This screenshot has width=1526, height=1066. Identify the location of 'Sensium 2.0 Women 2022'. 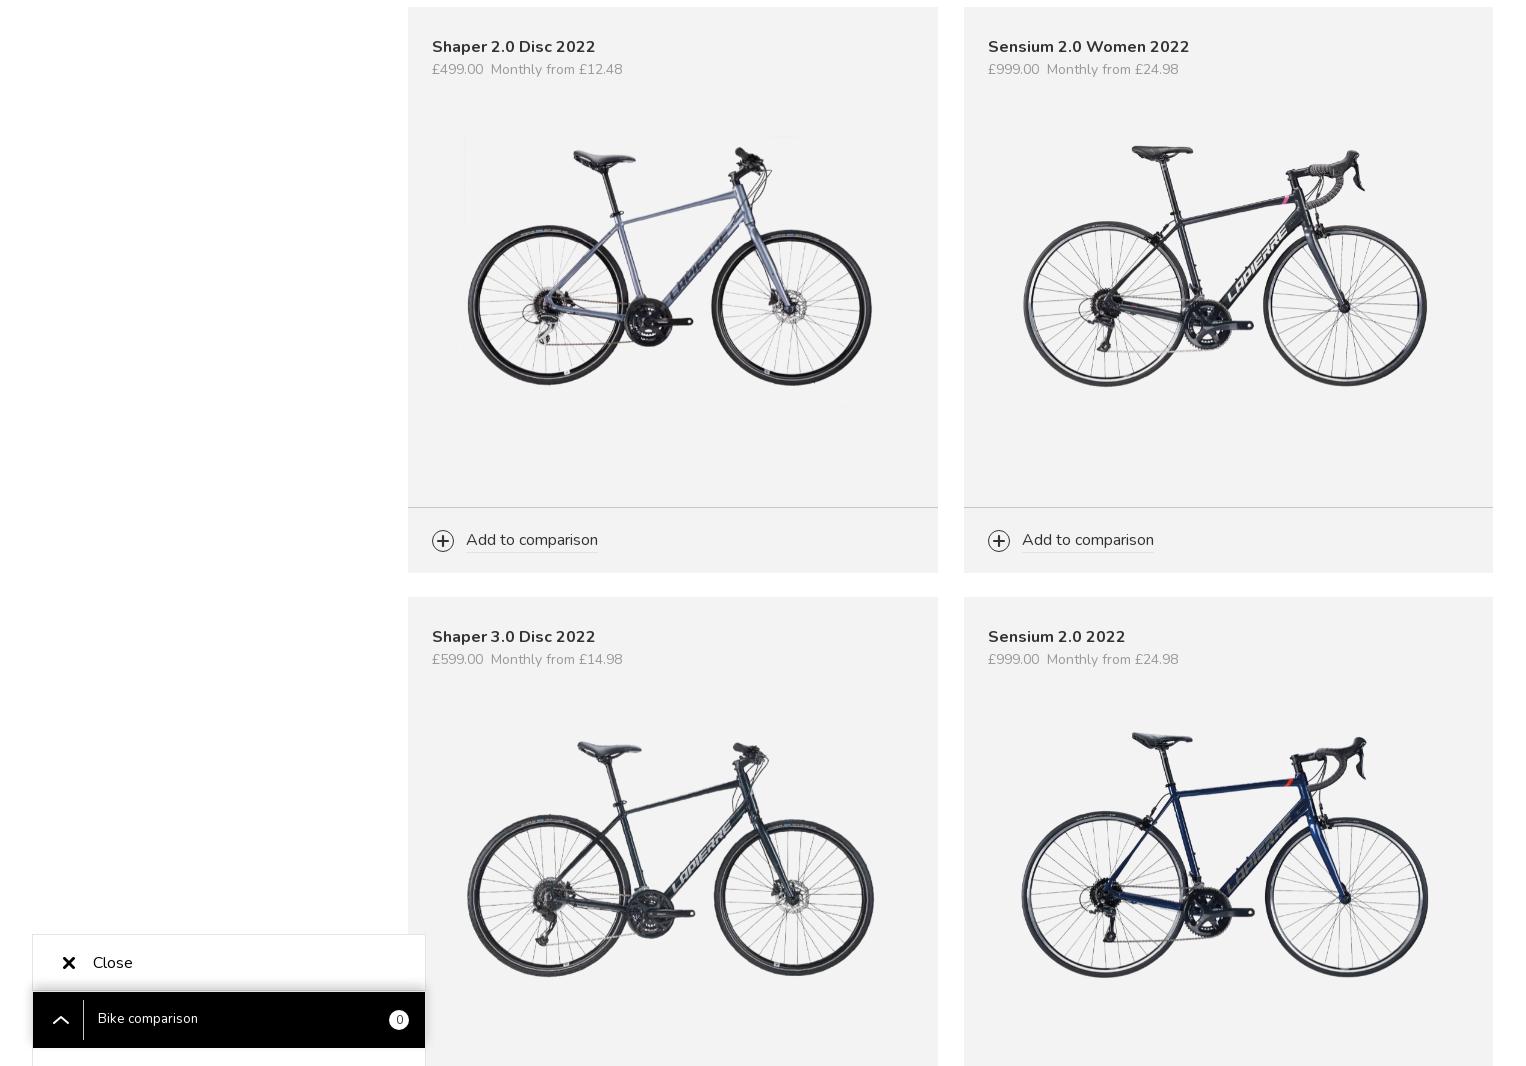
(1088, 46).